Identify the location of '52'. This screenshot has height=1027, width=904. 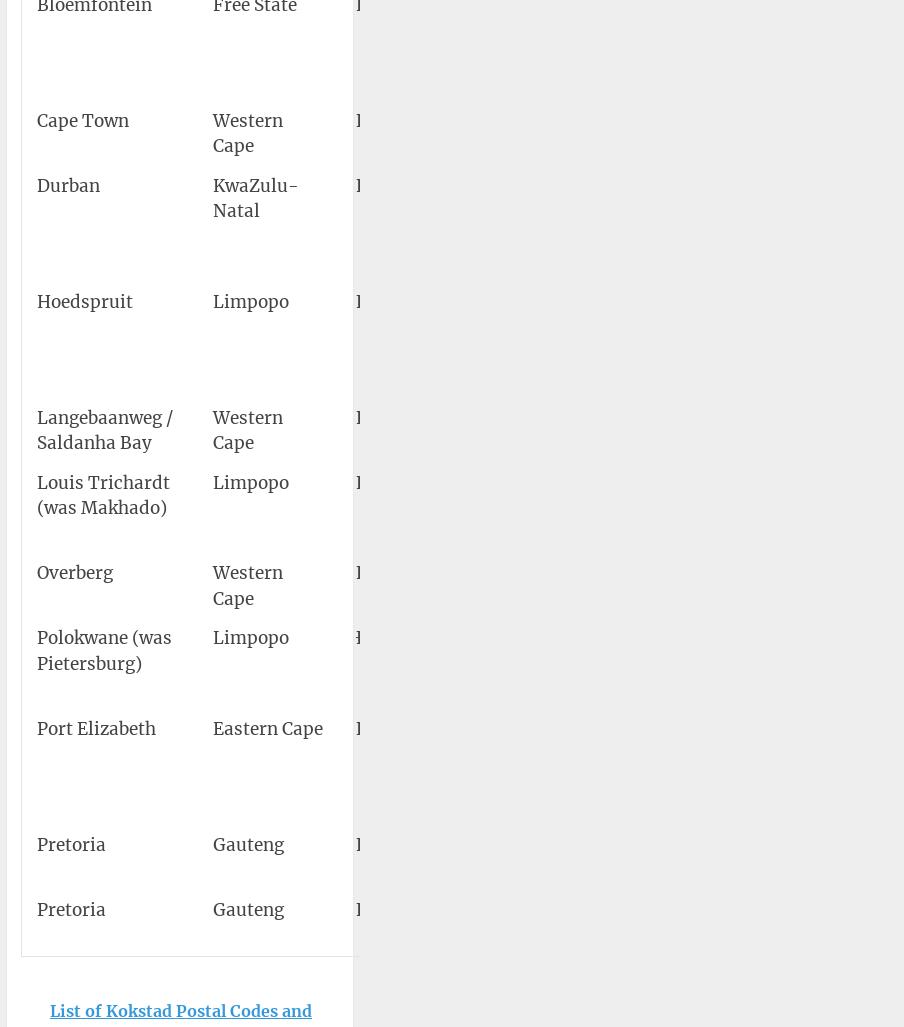
(848, 572).